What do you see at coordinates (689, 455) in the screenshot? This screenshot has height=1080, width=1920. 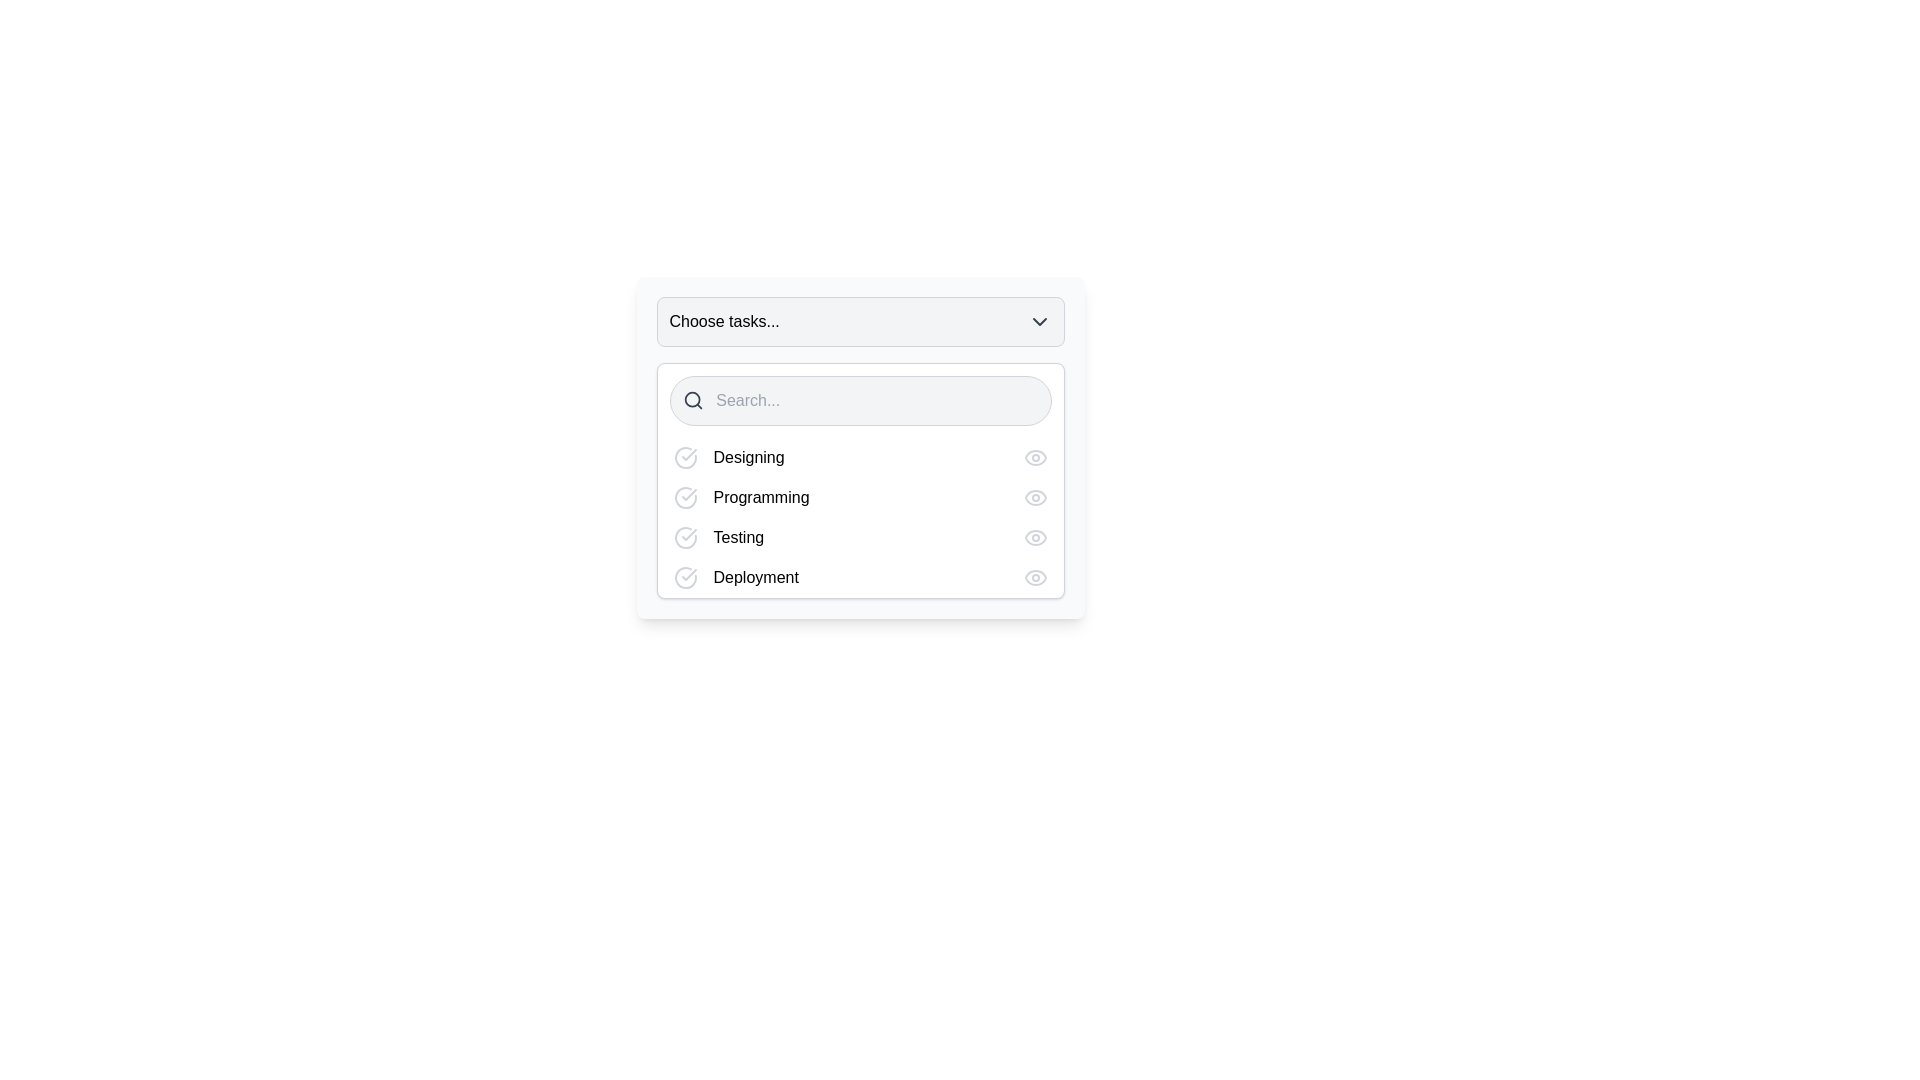 I see `the checkmark icon with a bold, rounded outline located within the circular frame, which is part of the 'Designing' task in the dropdown menu` at bounding box center [689, 455].